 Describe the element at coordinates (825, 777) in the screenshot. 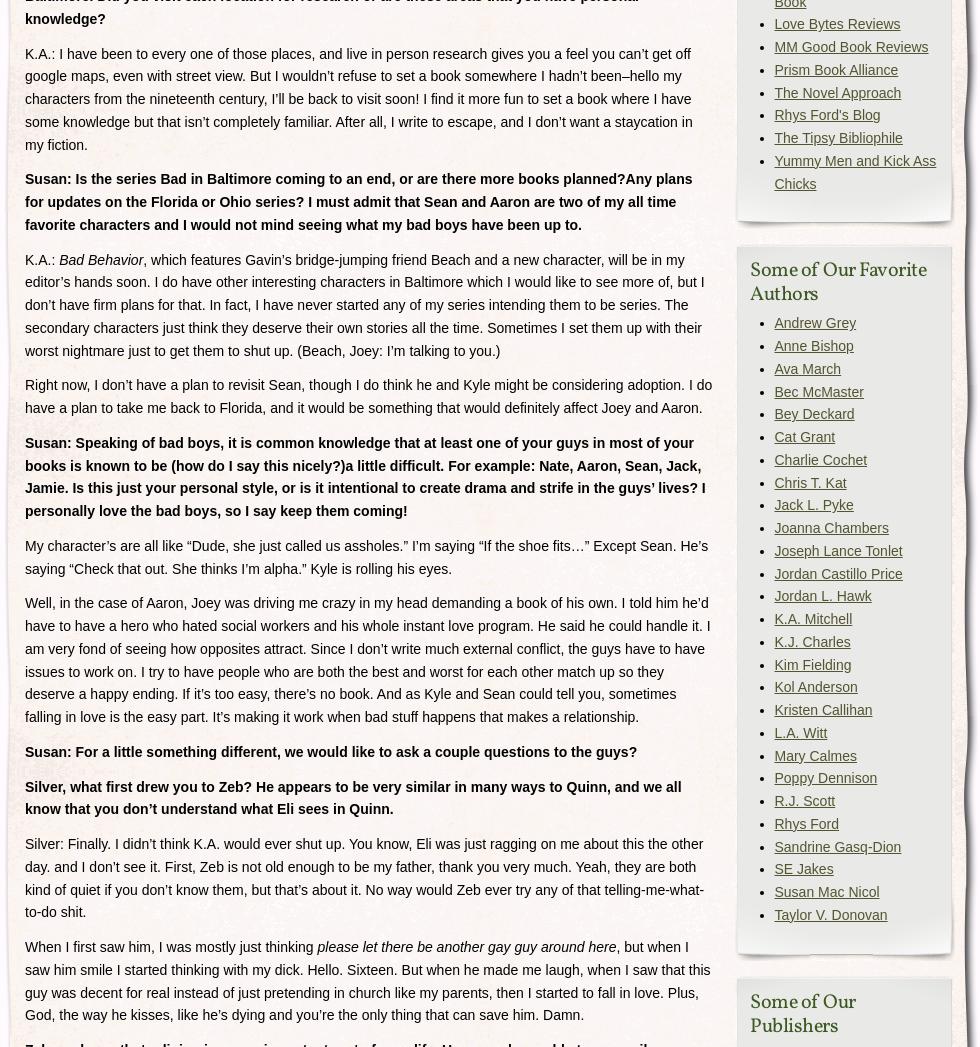

I see `'Poppy Dennison'` at that location.